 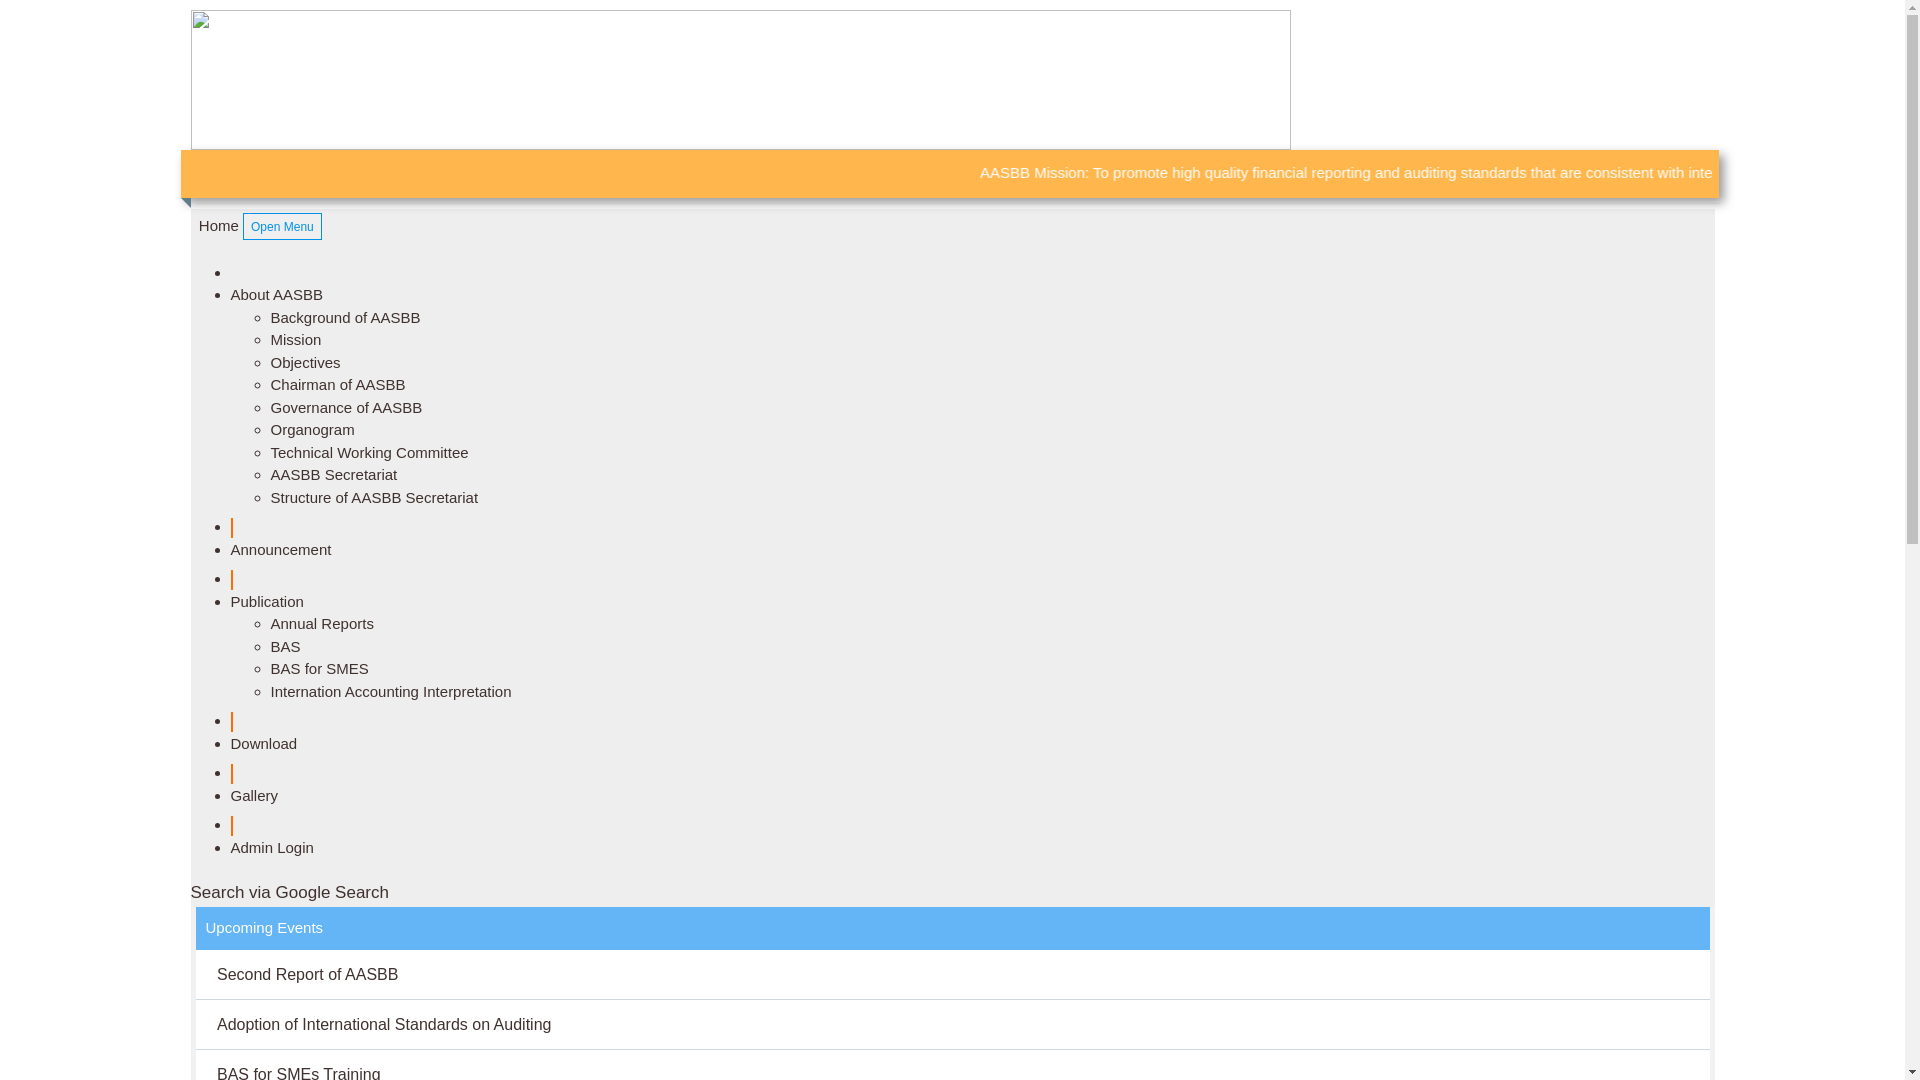 What do you see at coordinates (294, 338) in the screenshot?
I see `'Mission'` at bounding box center [294, 338].